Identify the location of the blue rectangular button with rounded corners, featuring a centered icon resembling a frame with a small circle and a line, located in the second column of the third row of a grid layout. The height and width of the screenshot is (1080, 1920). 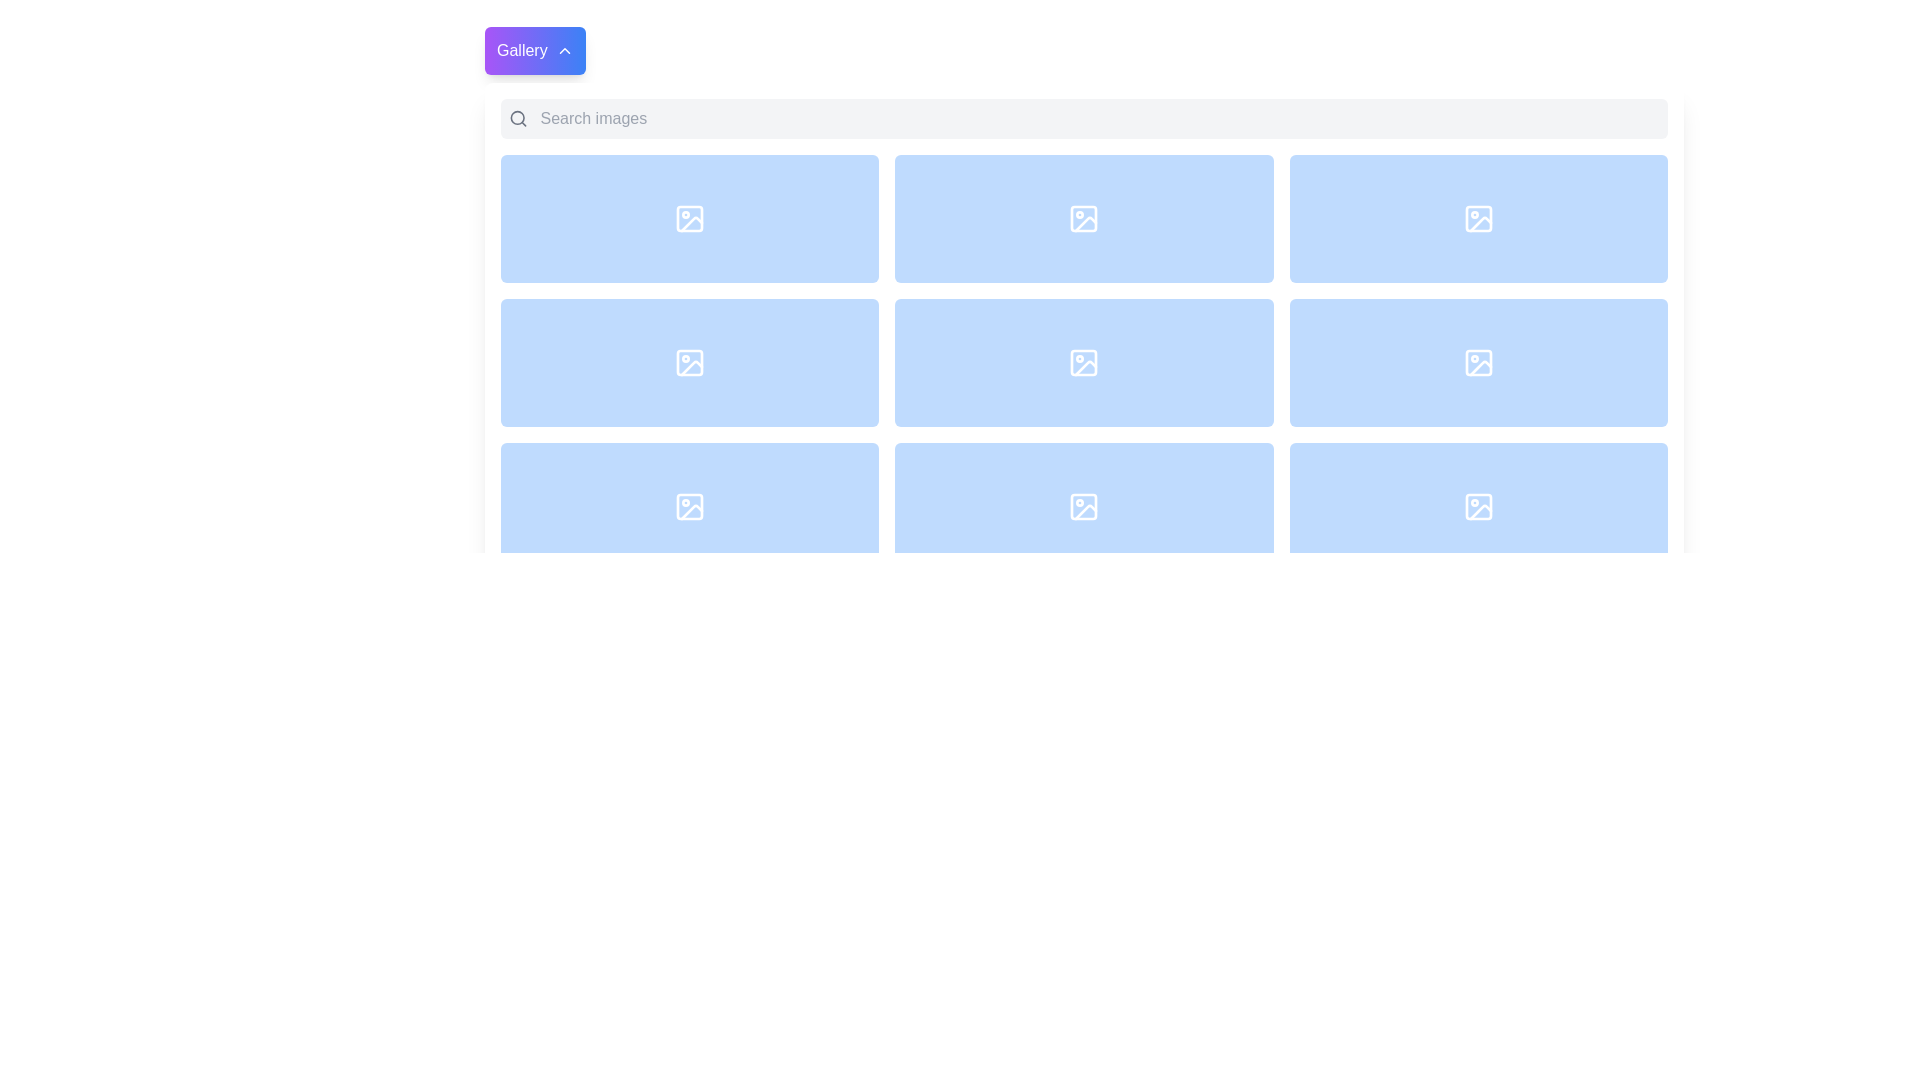
(1083, 505).